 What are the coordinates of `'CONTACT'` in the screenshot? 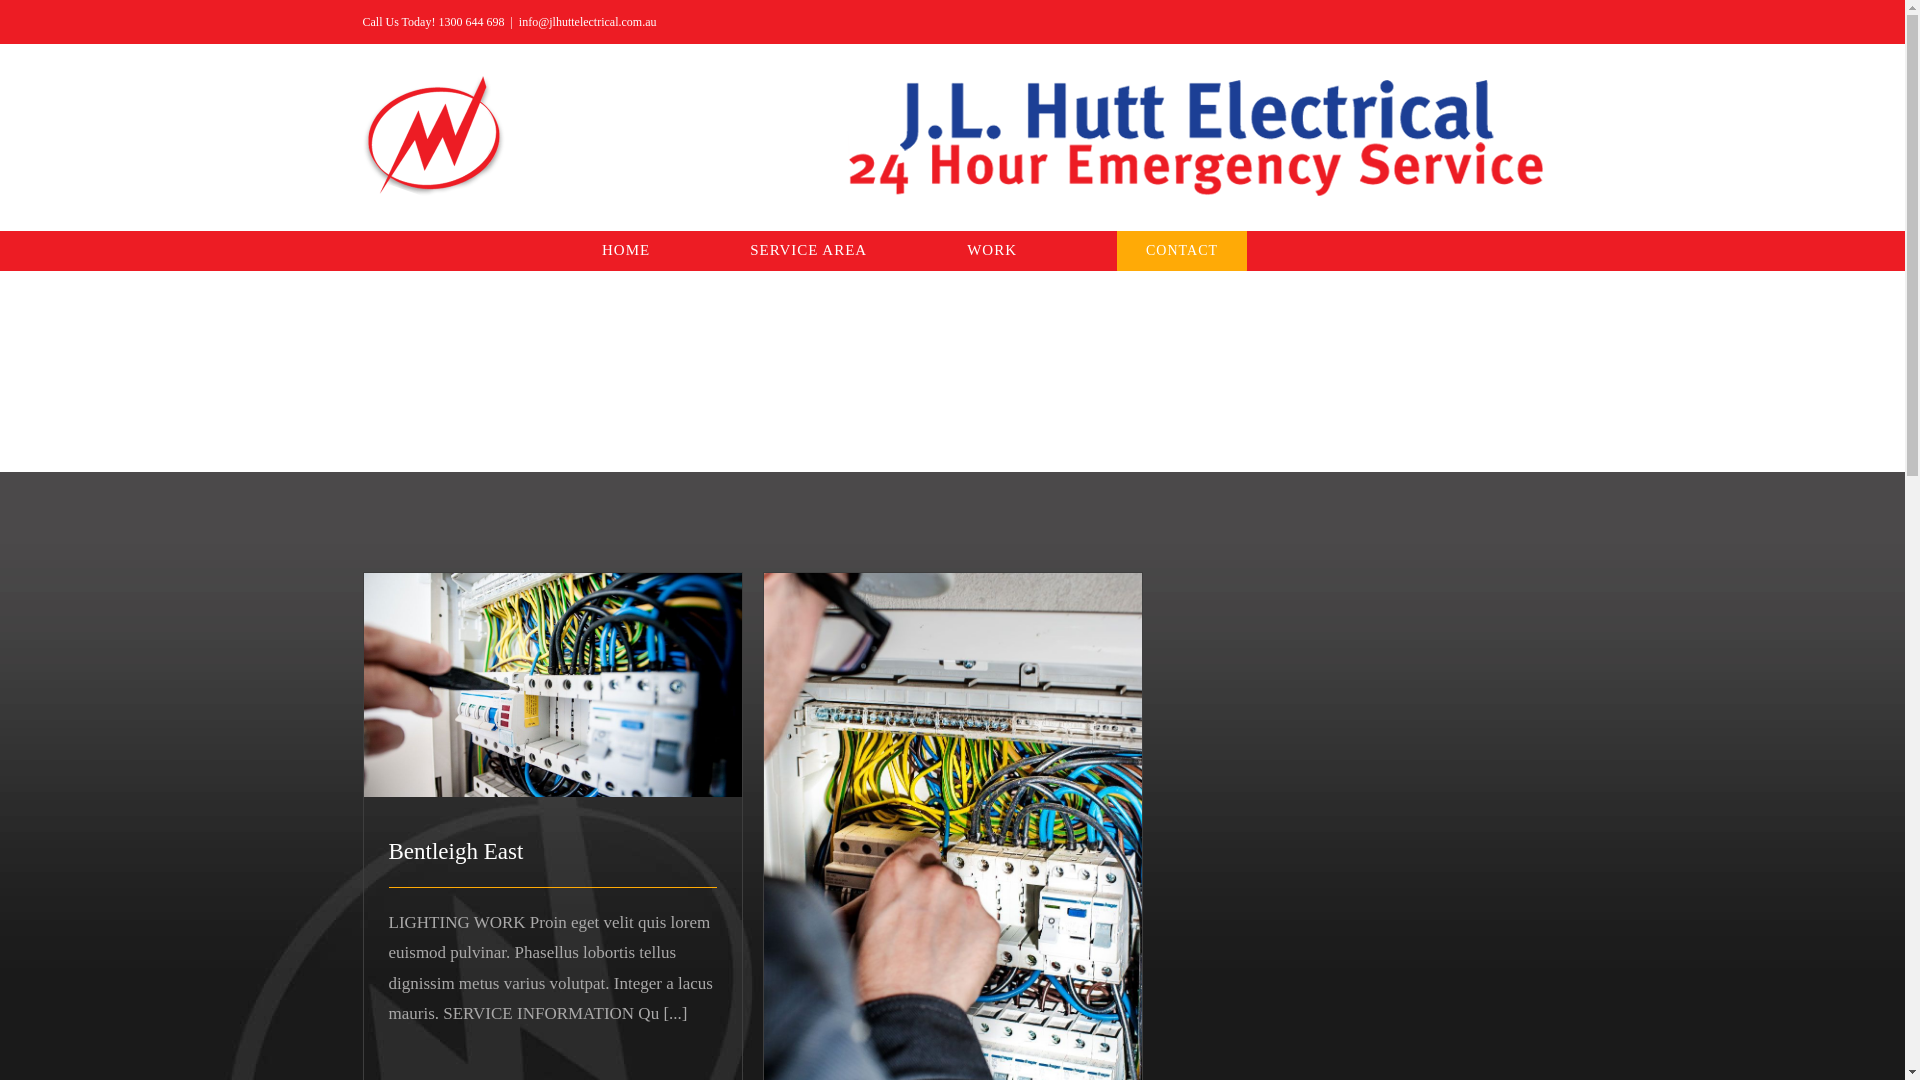 It's located at (1181, 249).